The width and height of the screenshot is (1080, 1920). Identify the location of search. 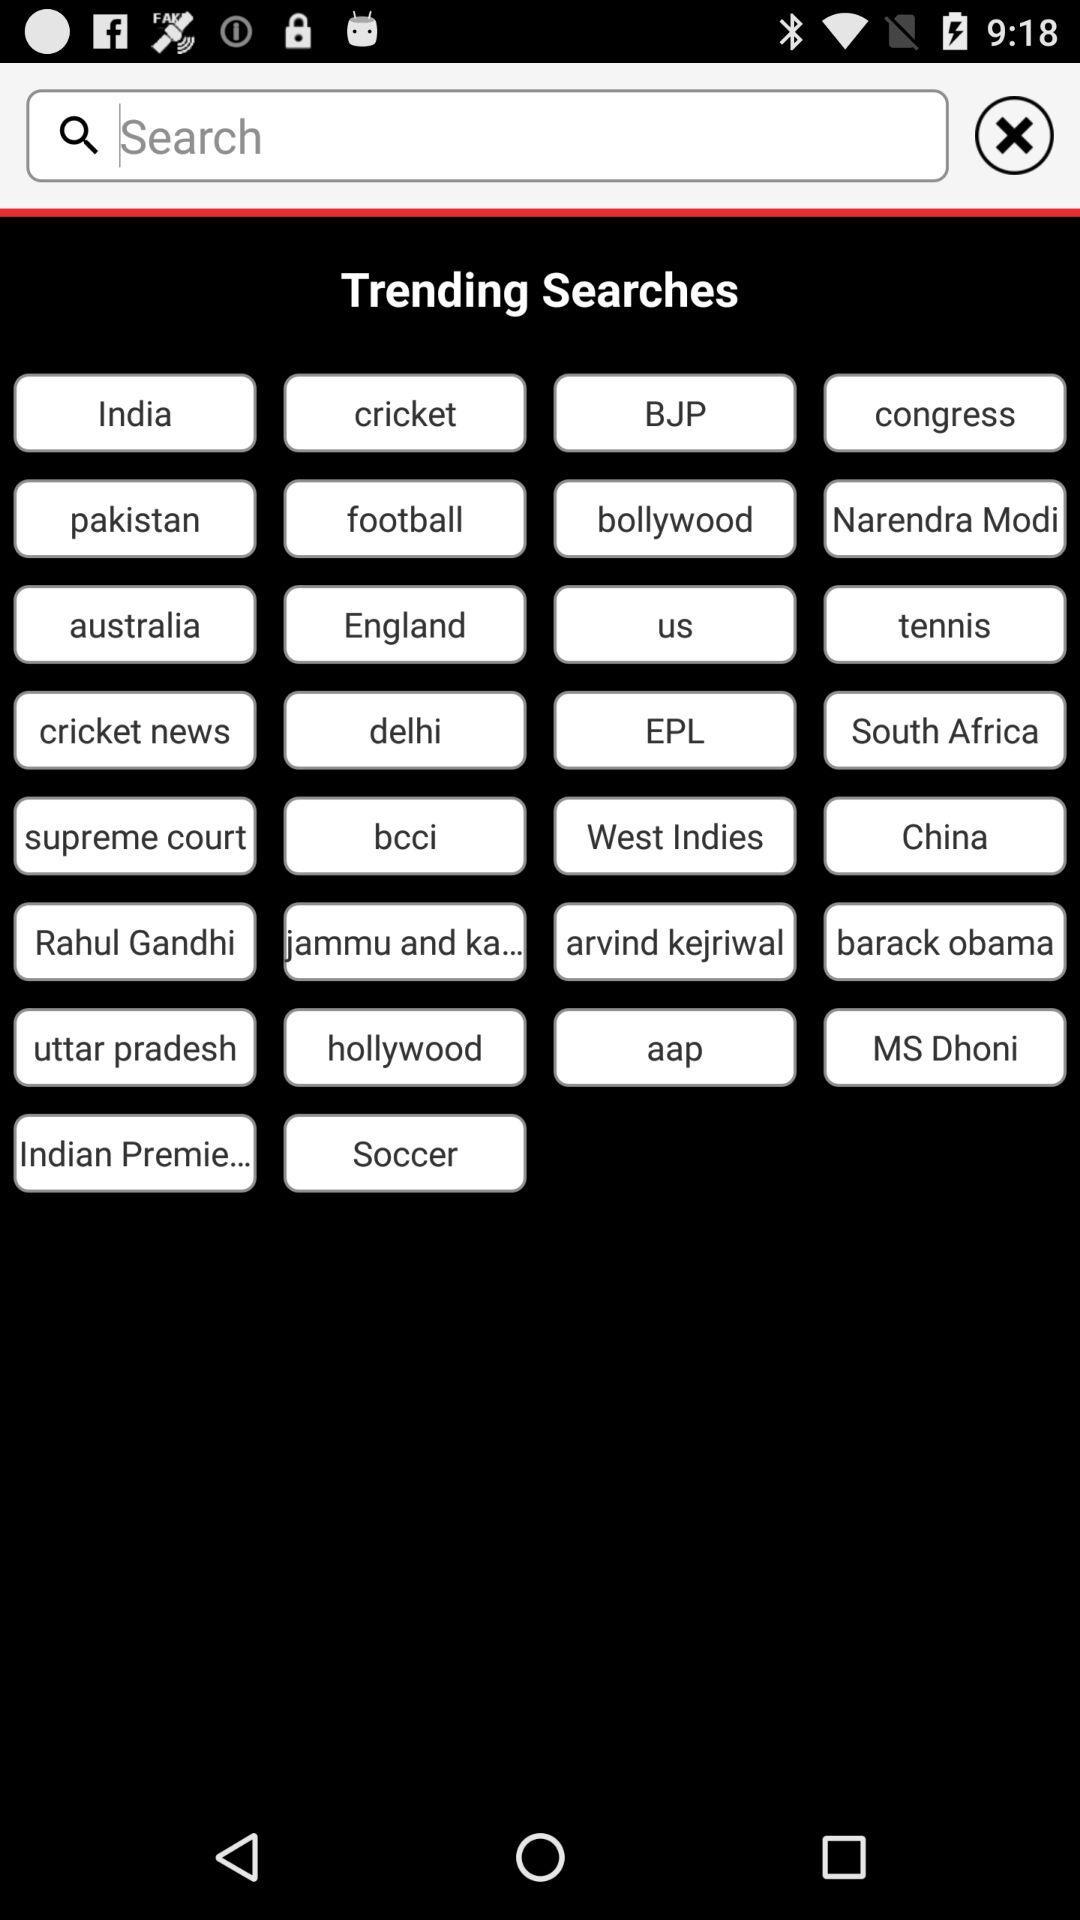
(526, 134).